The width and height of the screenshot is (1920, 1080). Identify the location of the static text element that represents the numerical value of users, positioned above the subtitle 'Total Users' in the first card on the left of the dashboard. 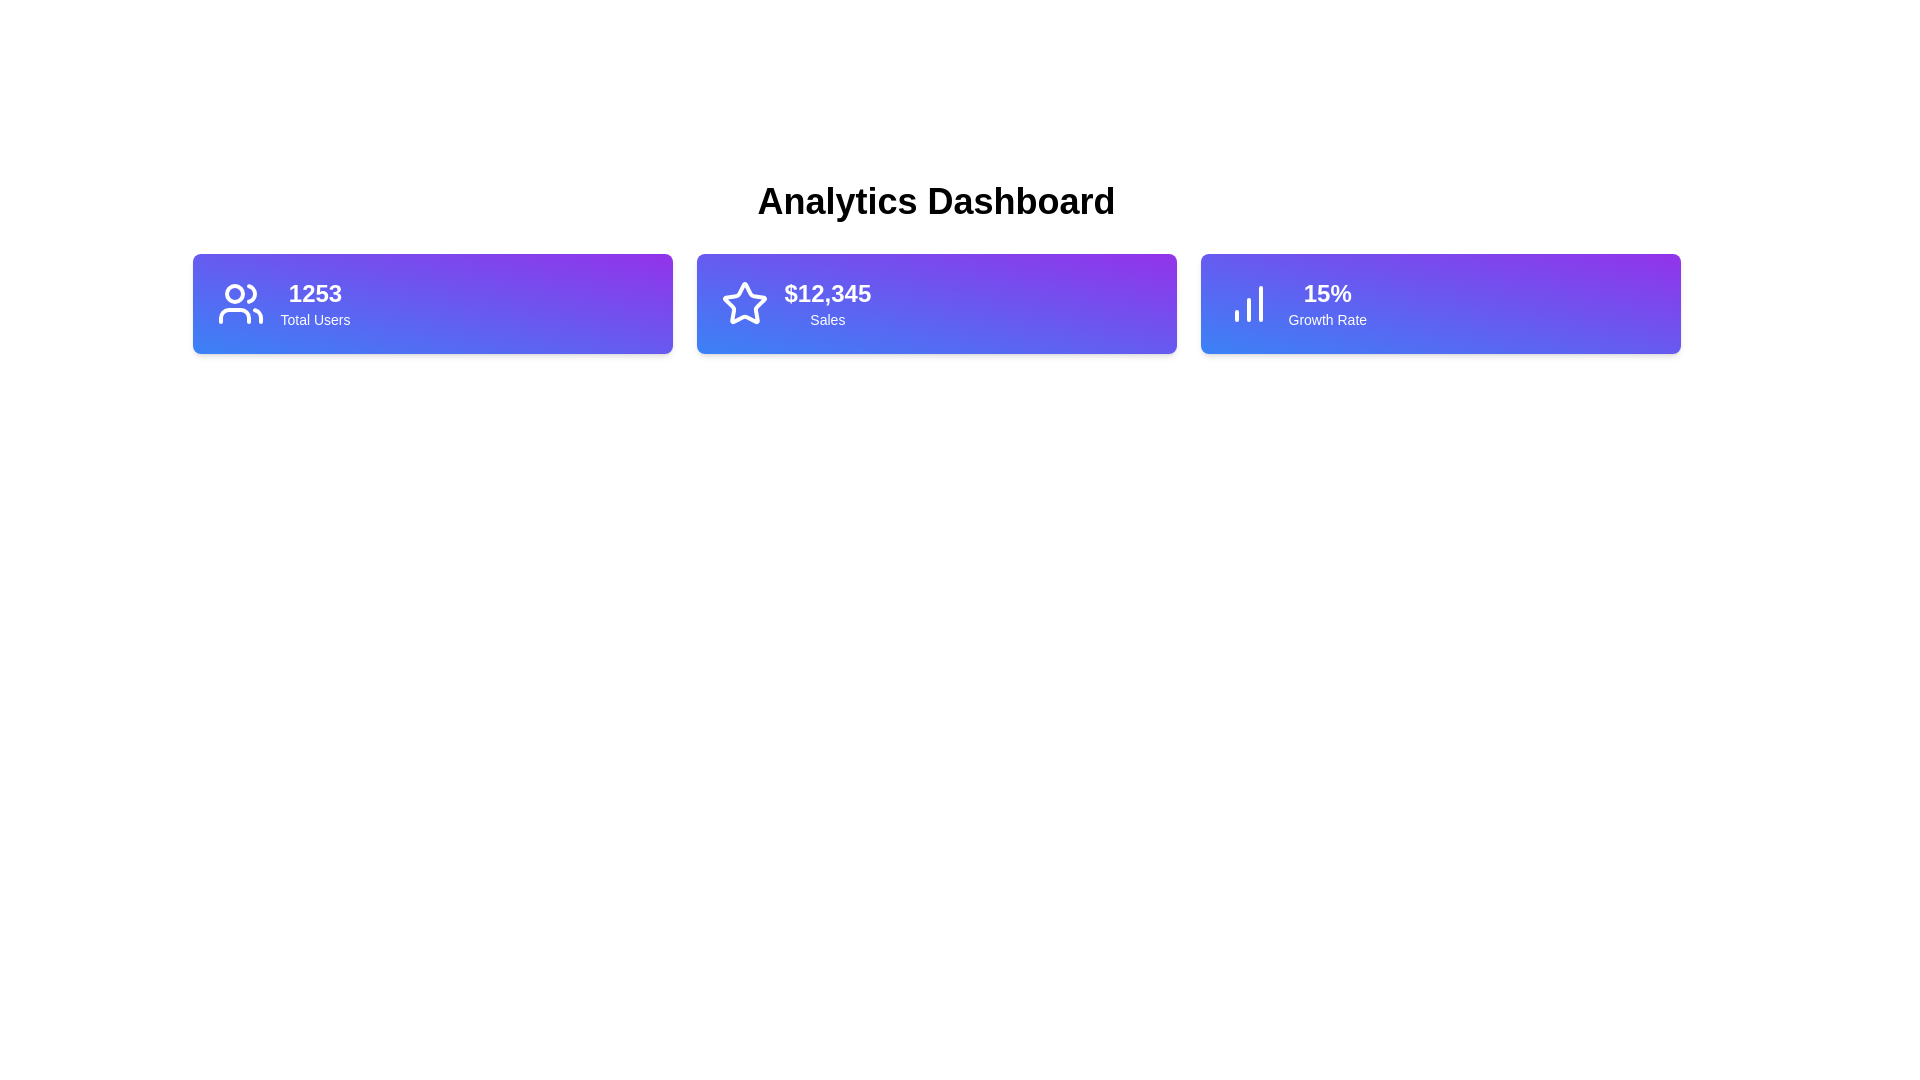
(314, 293).